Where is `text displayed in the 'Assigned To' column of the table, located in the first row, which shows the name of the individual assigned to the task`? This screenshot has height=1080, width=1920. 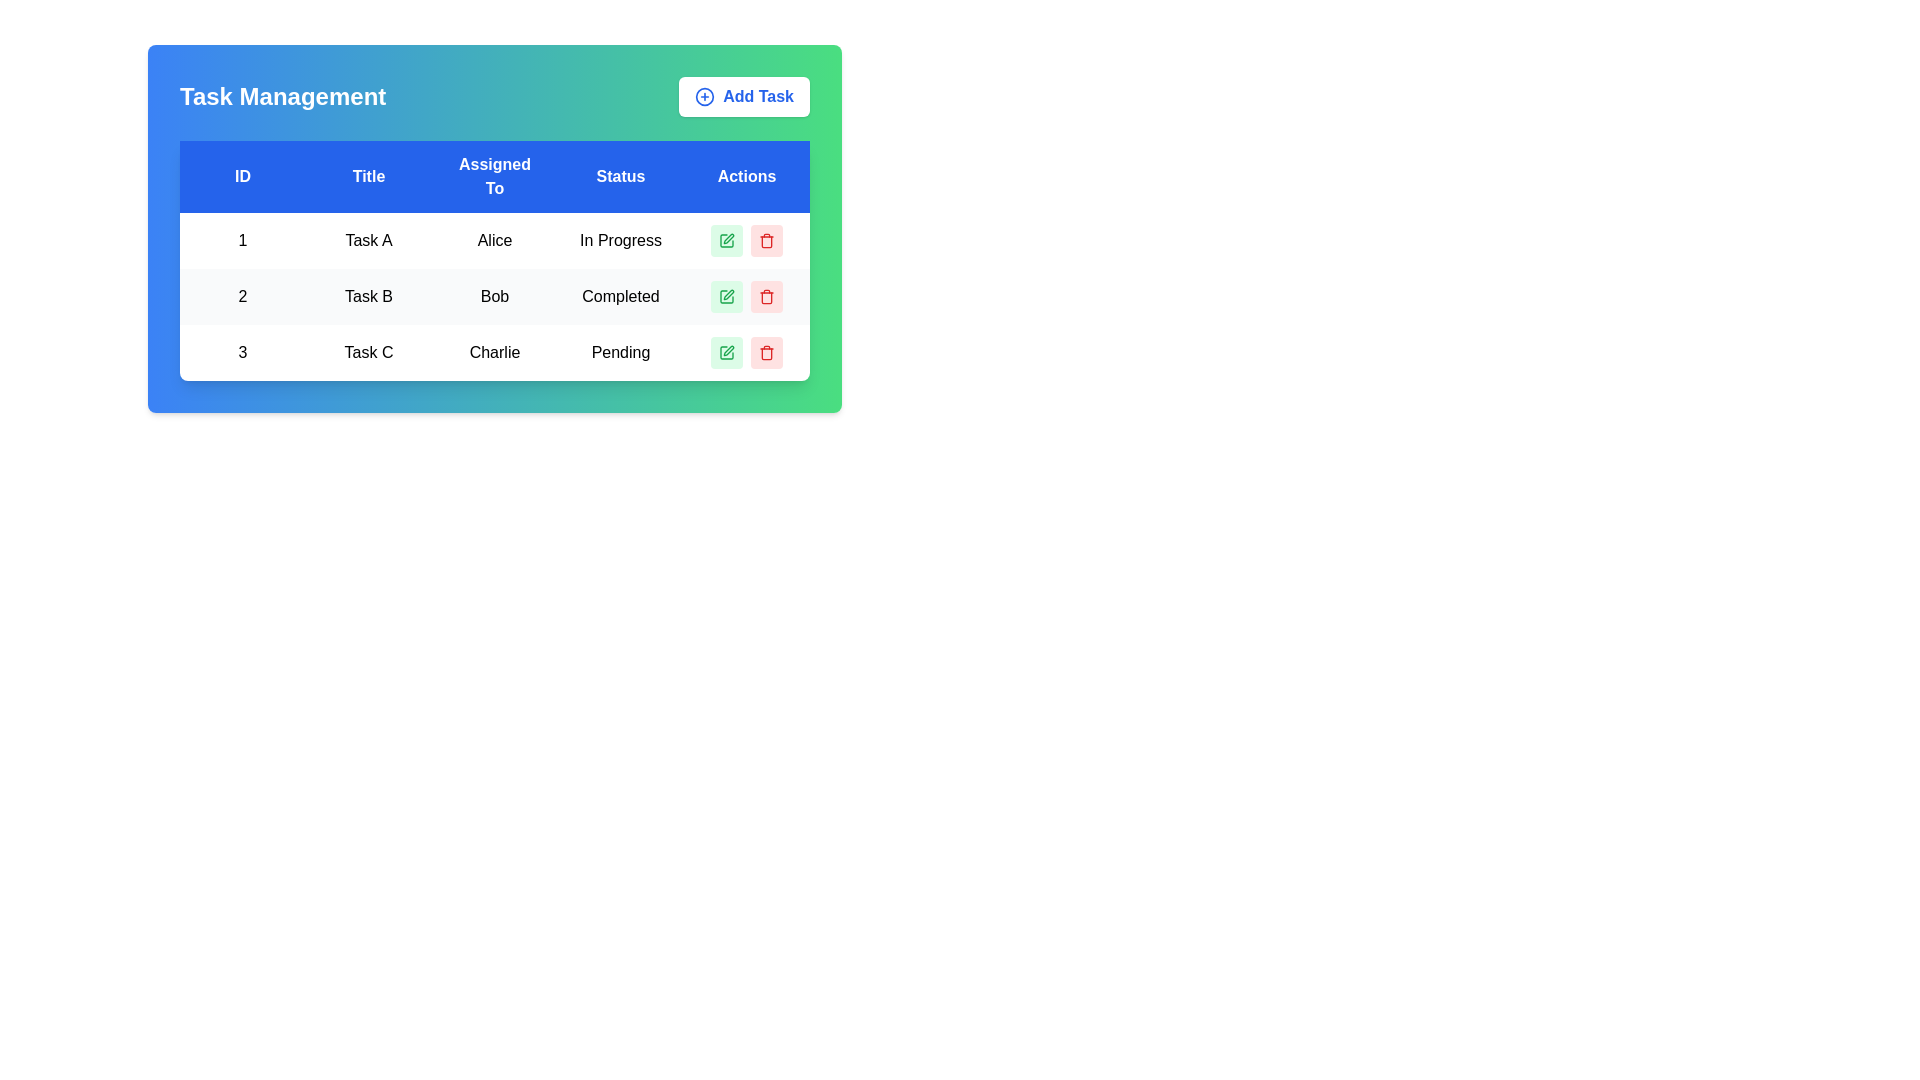
text displayed in the 'Assigned To' column of the table, located in the first row, which shows the name of the individual assigned to the task is located at coordinates (494, 239).